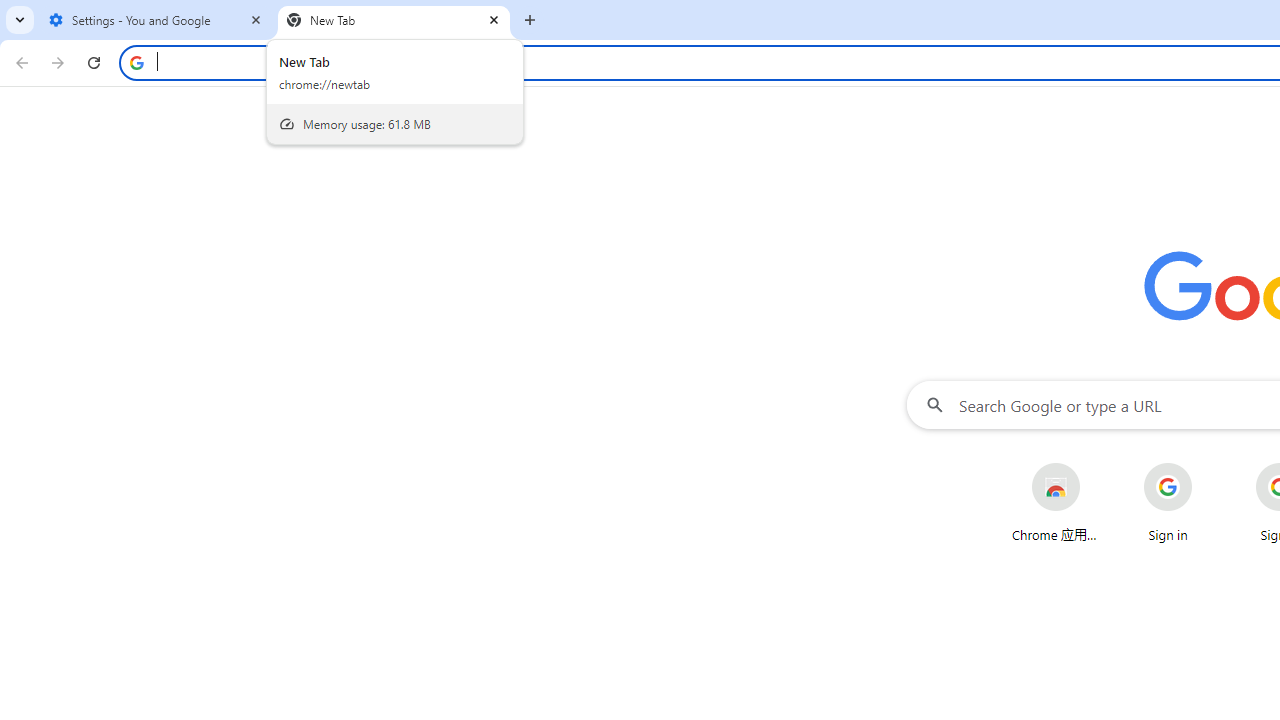  What do you see at coordinates (494, 19) in the screenshot?
I see `'Close'` at bounding box center [494, 19].